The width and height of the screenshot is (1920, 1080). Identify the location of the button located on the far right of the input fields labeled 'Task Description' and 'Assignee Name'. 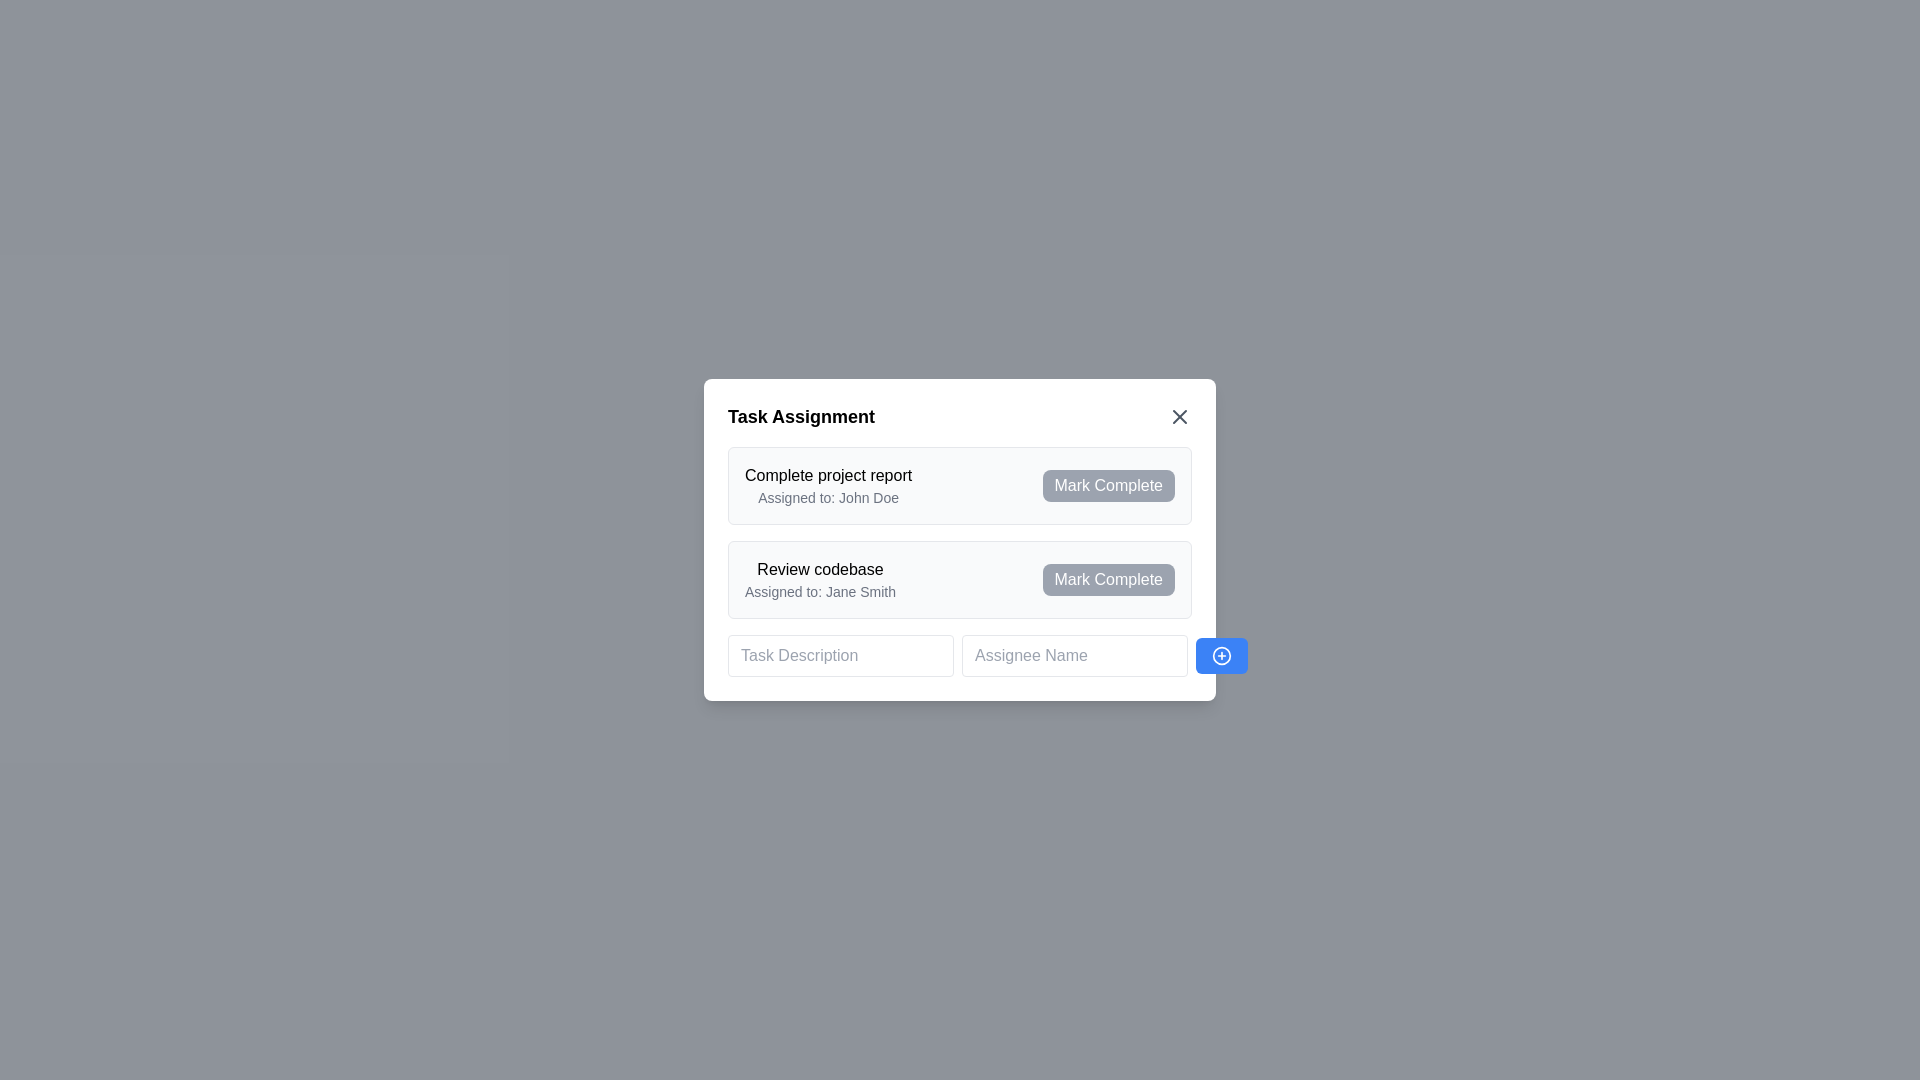
(1221, 655).